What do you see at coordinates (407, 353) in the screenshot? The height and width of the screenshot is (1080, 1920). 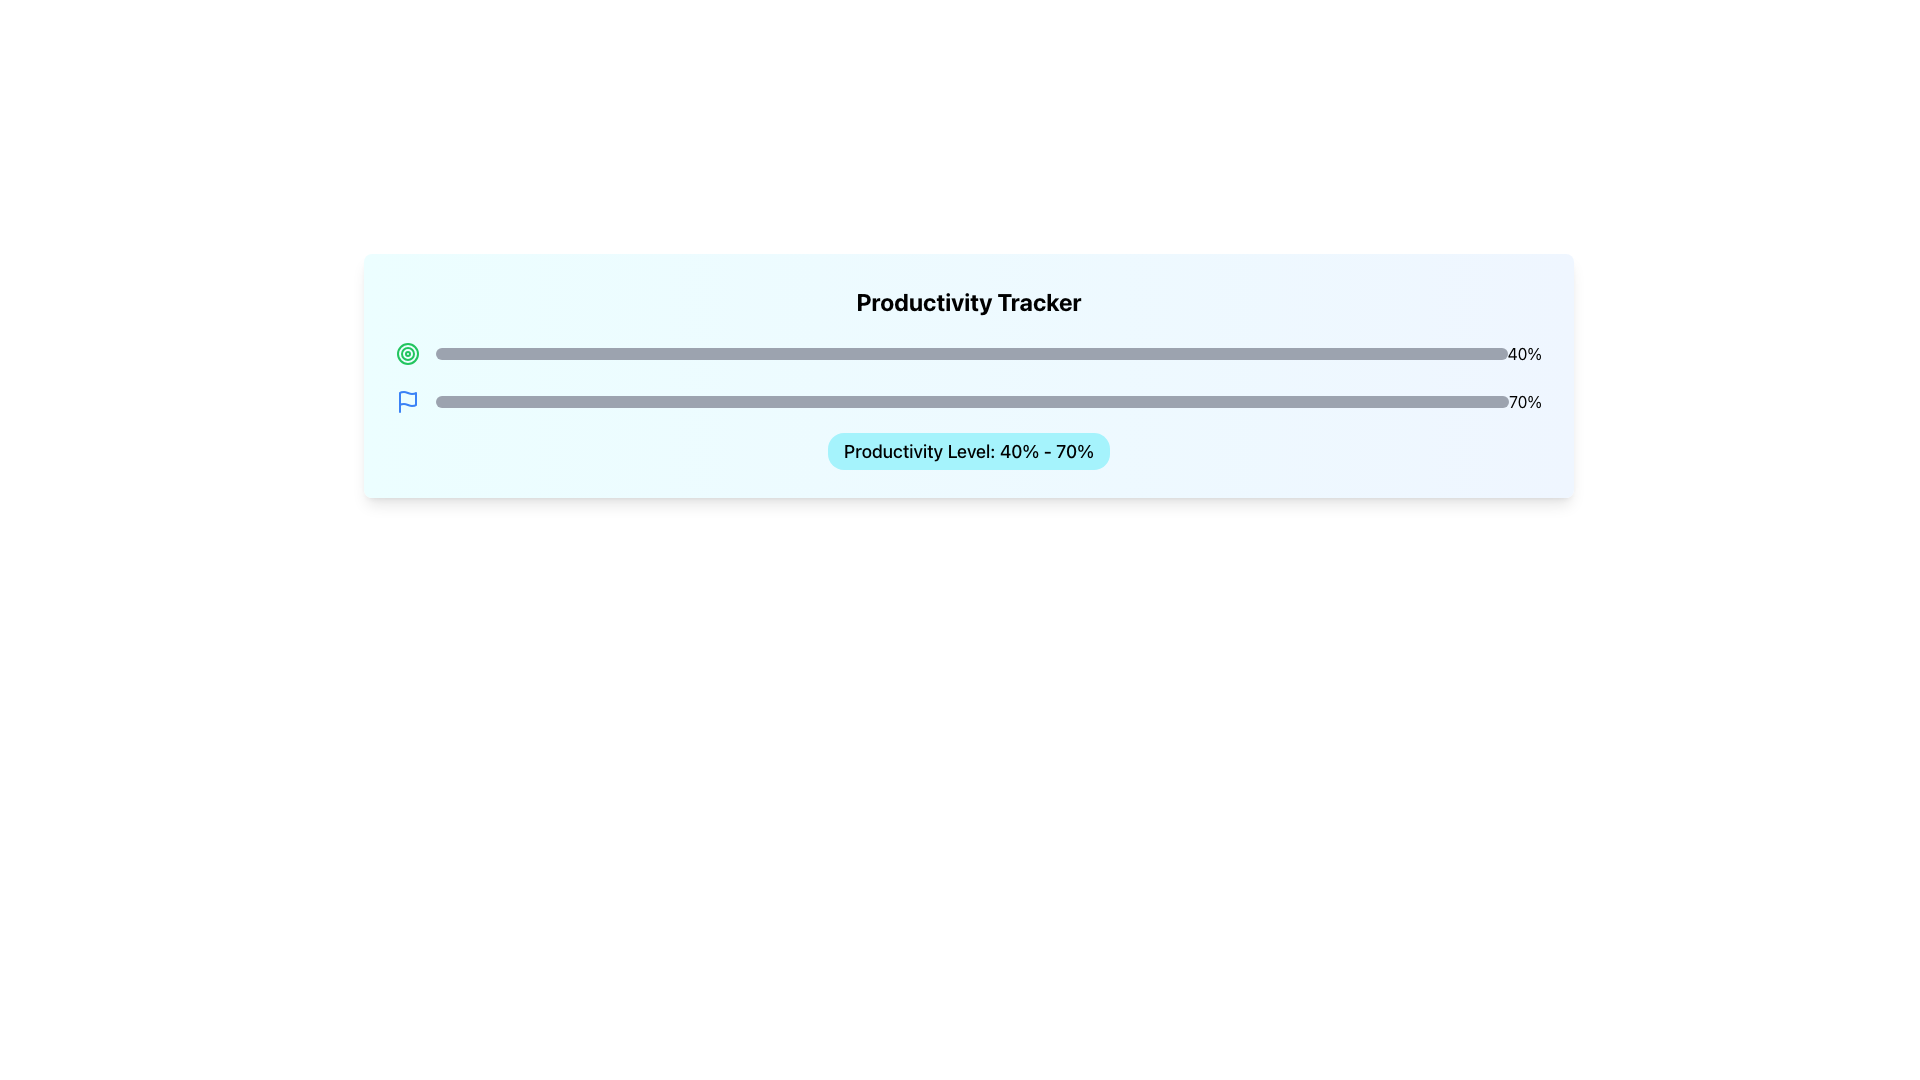 I see `the largest circle in a three-circle group forming a target icon, located near the upper left of the interface beside a horizontal progress bar` at bounding box center [407, 353].